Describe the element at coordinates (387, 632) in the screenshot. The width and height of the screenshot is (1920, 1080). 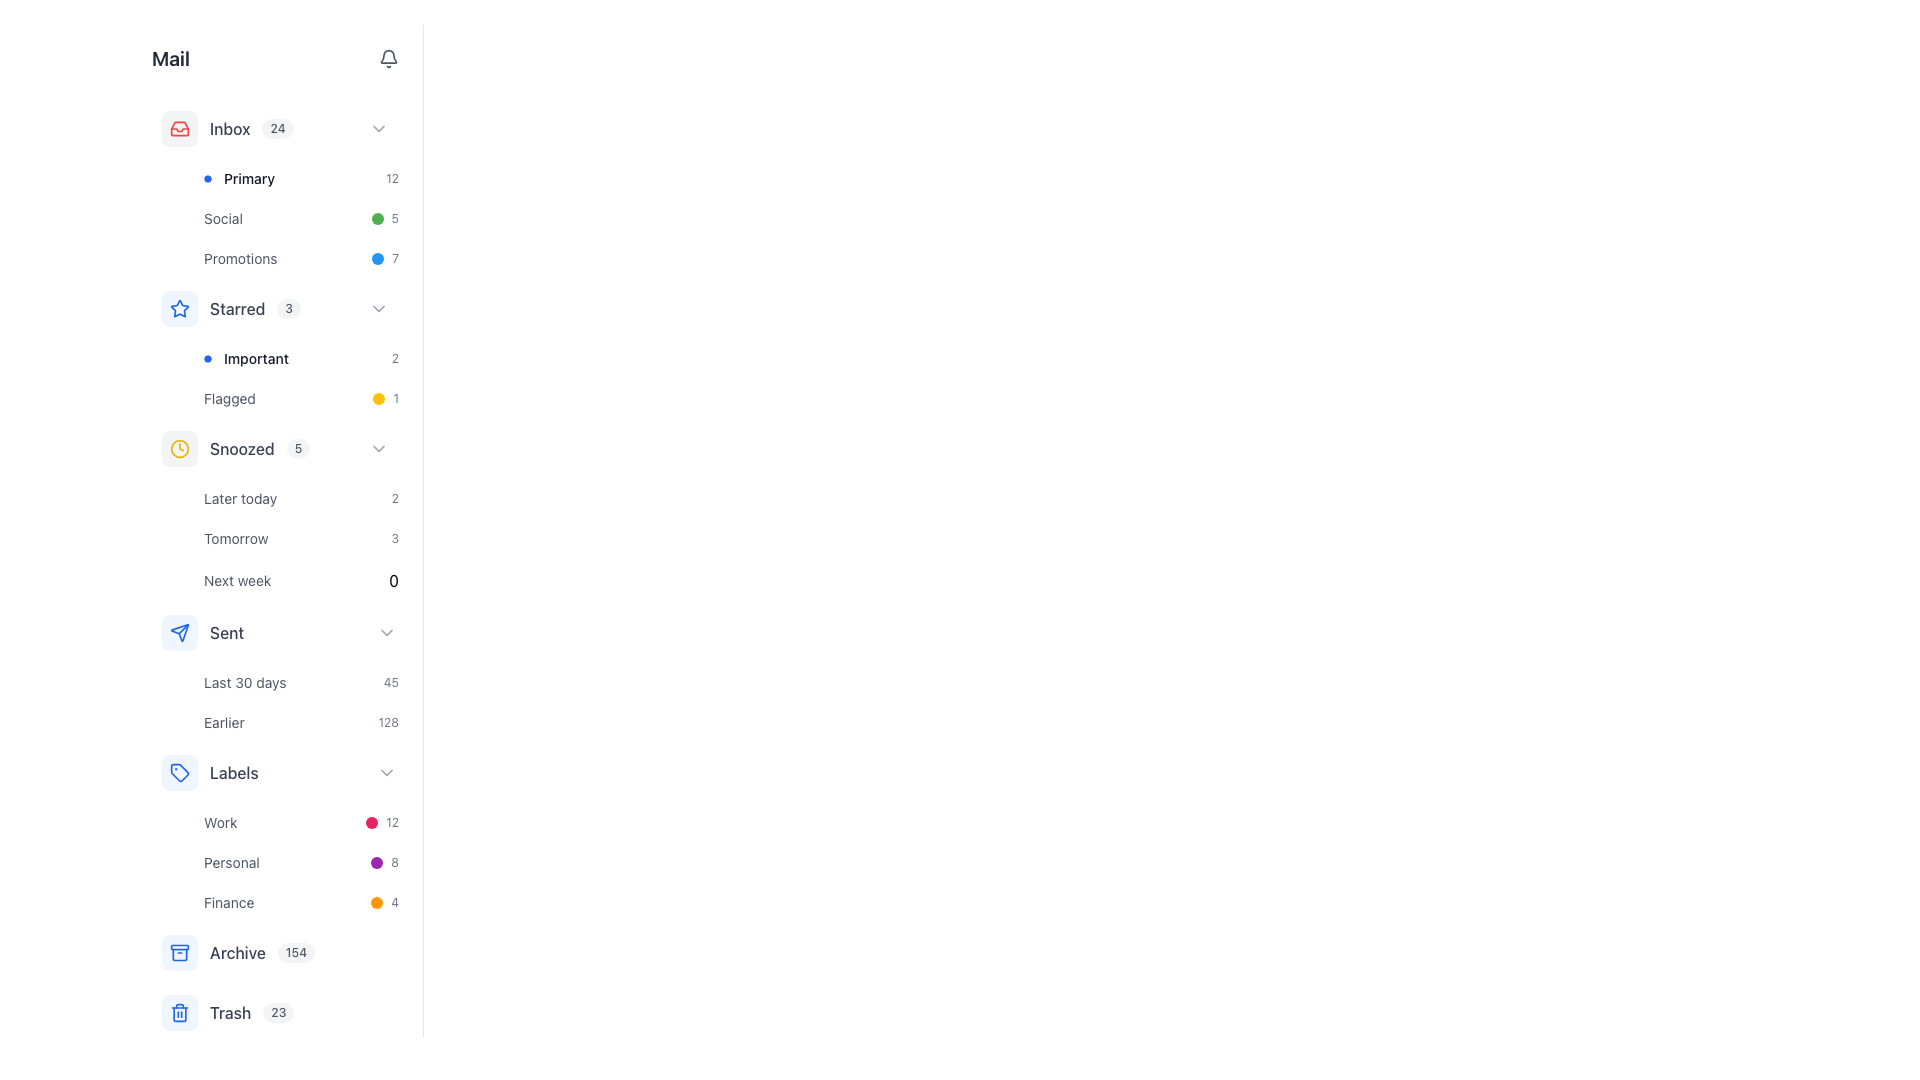
I see `the right-facing chevron icon for dropdown toggle located adjacent to the 'Sent' text label` at that location.